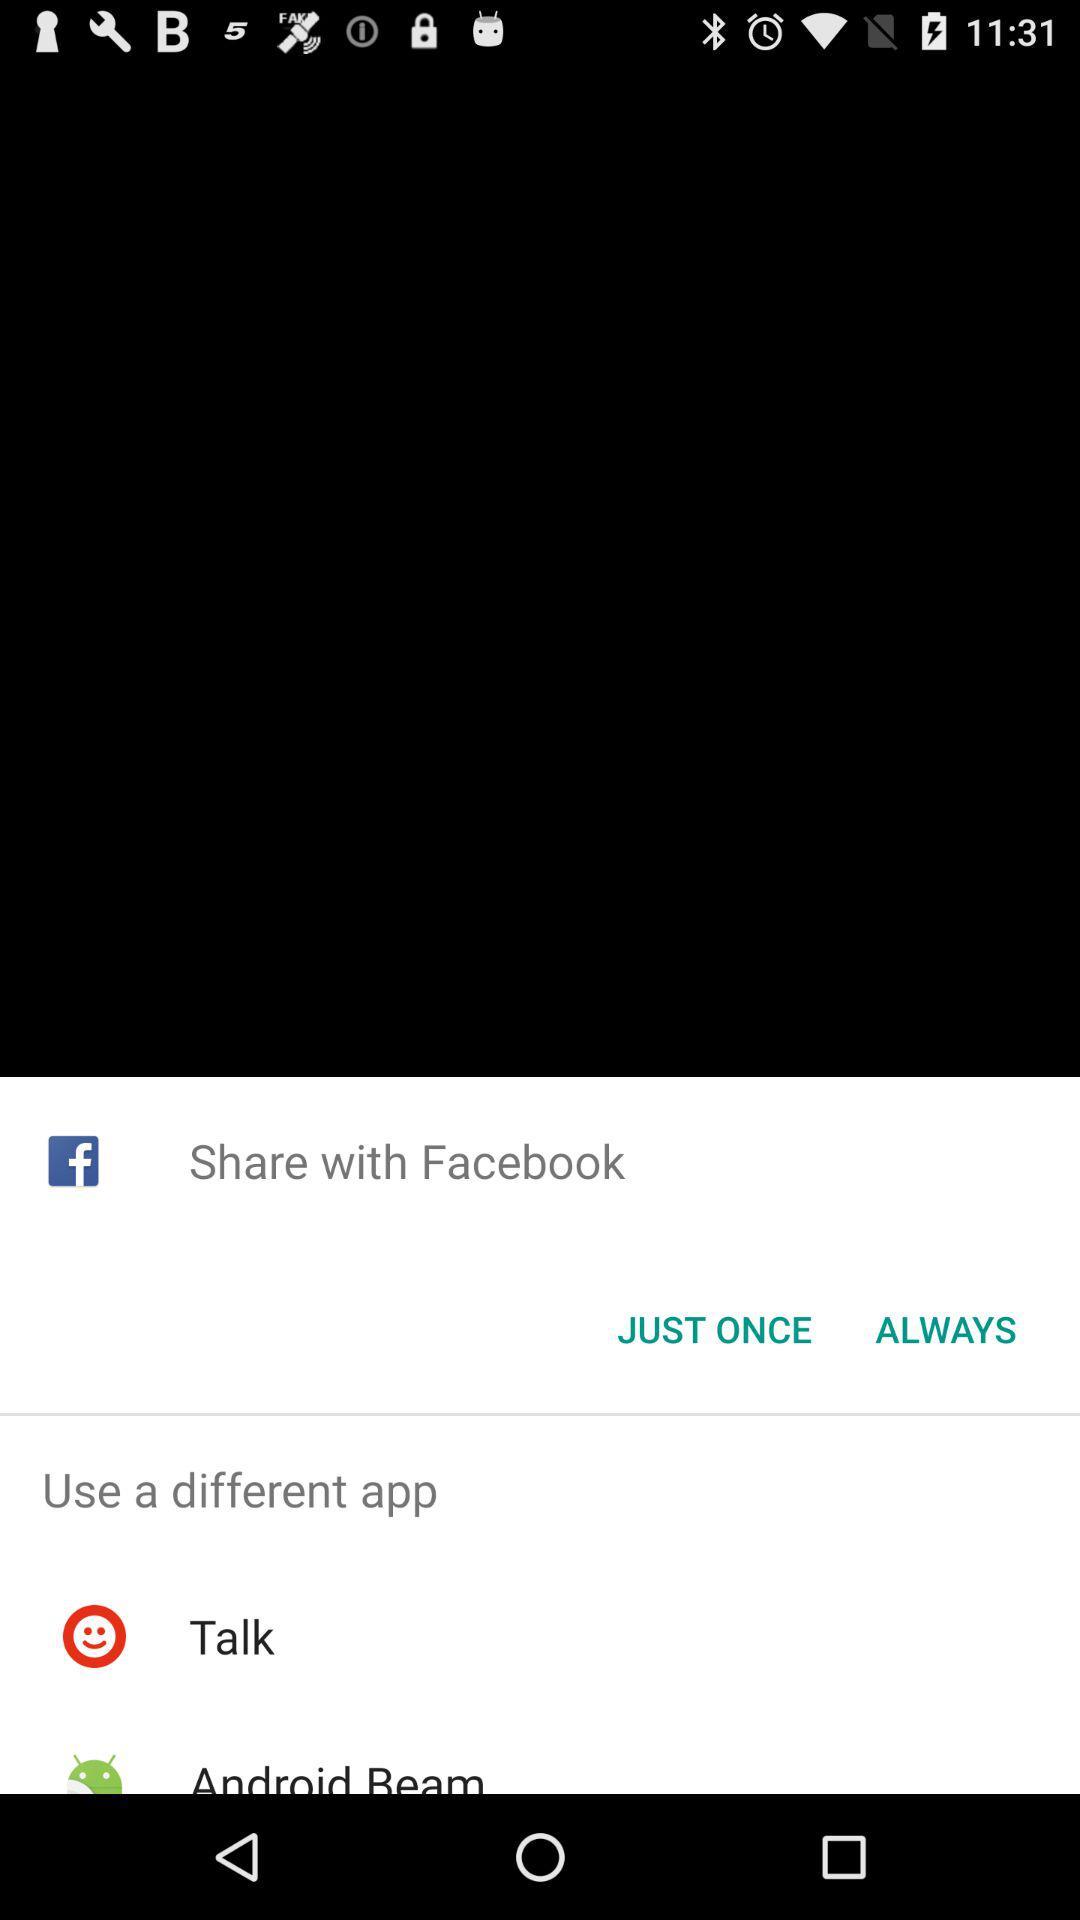 The image size is (1080, 1920). What do you see at coordinates (713, 1329) in the screenshot?
I see `icon to the left of the always button` at bounding box center [713, 1329].